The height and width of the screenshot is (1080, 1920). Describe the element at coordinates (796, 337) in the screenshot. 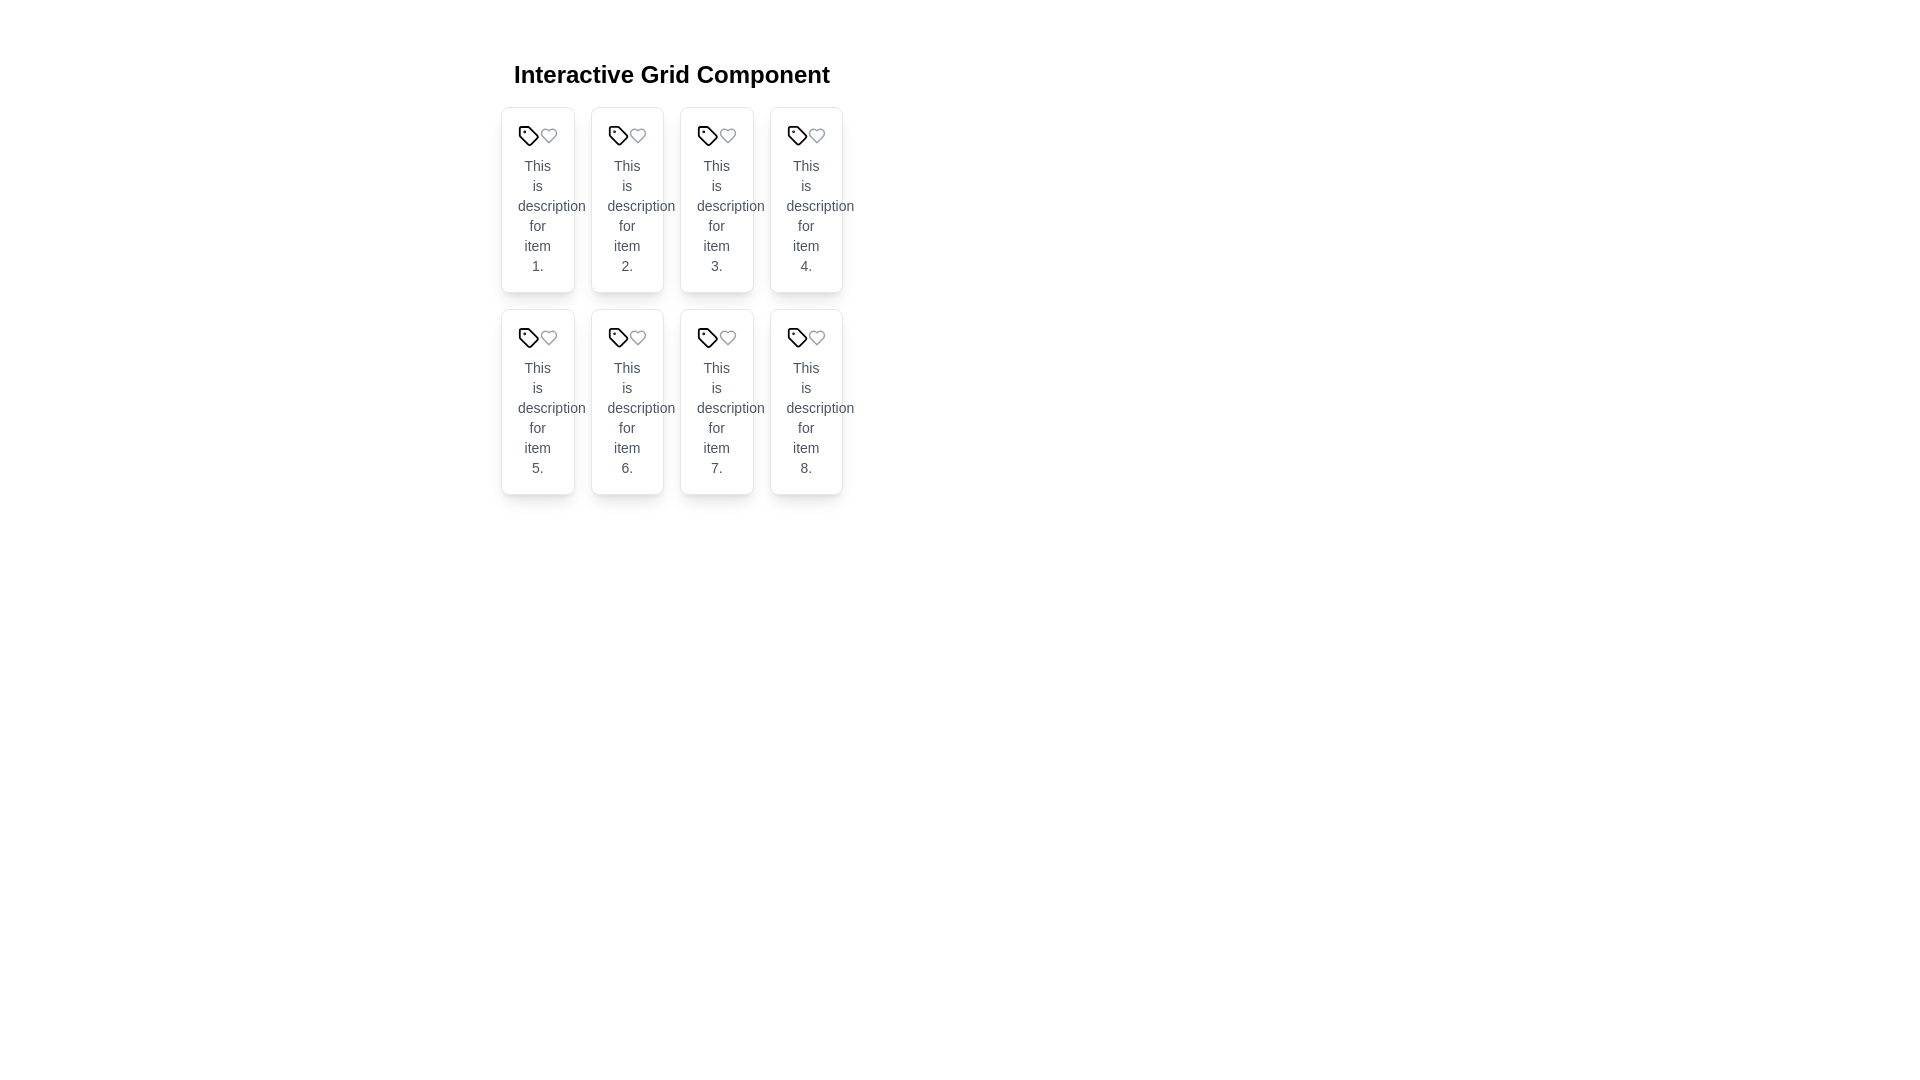

I see `the tag-shaped icon outlined in black, featuring a small circular detail, located in the last column, second row of the grid layout` at that location.